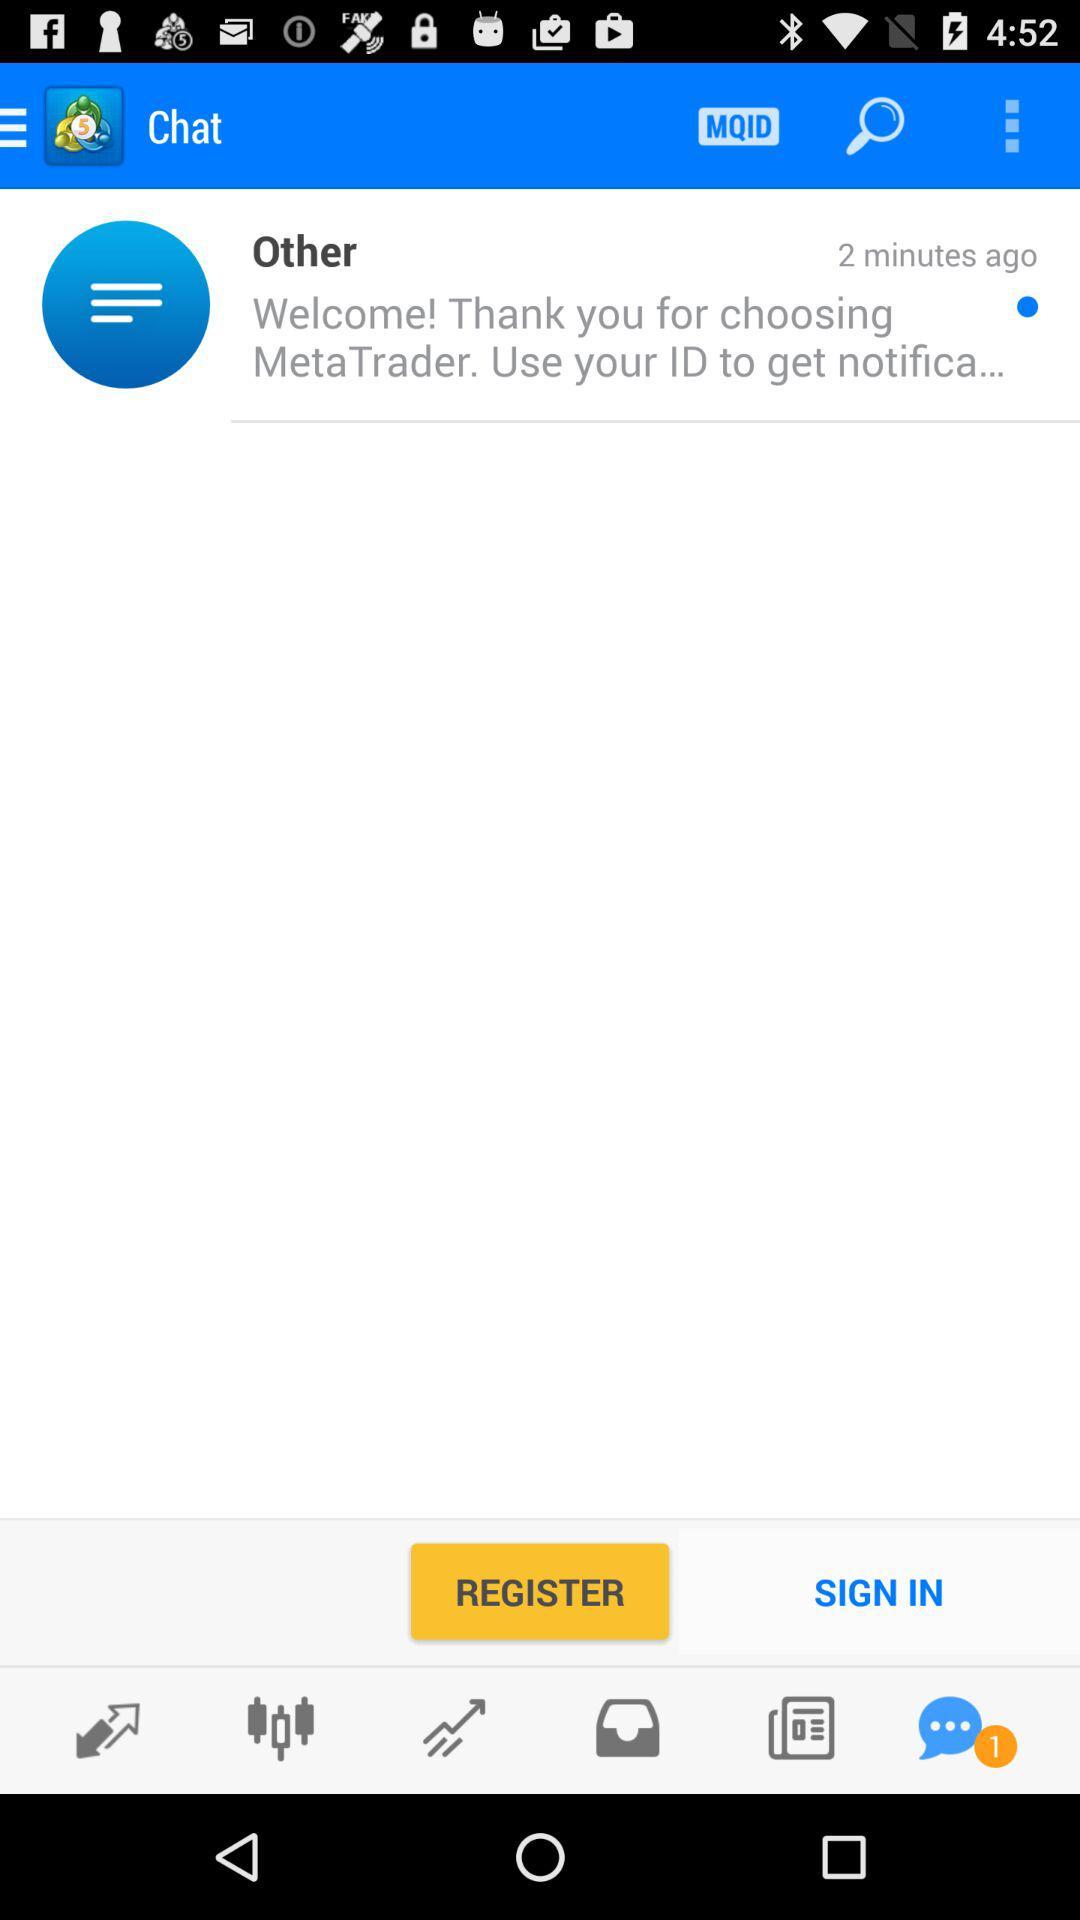 The height and width of the screenshot is (1920, 1080). Describe the element at coordinates (220, 303) in the screenshot. I see `item next to other icon` at that location.